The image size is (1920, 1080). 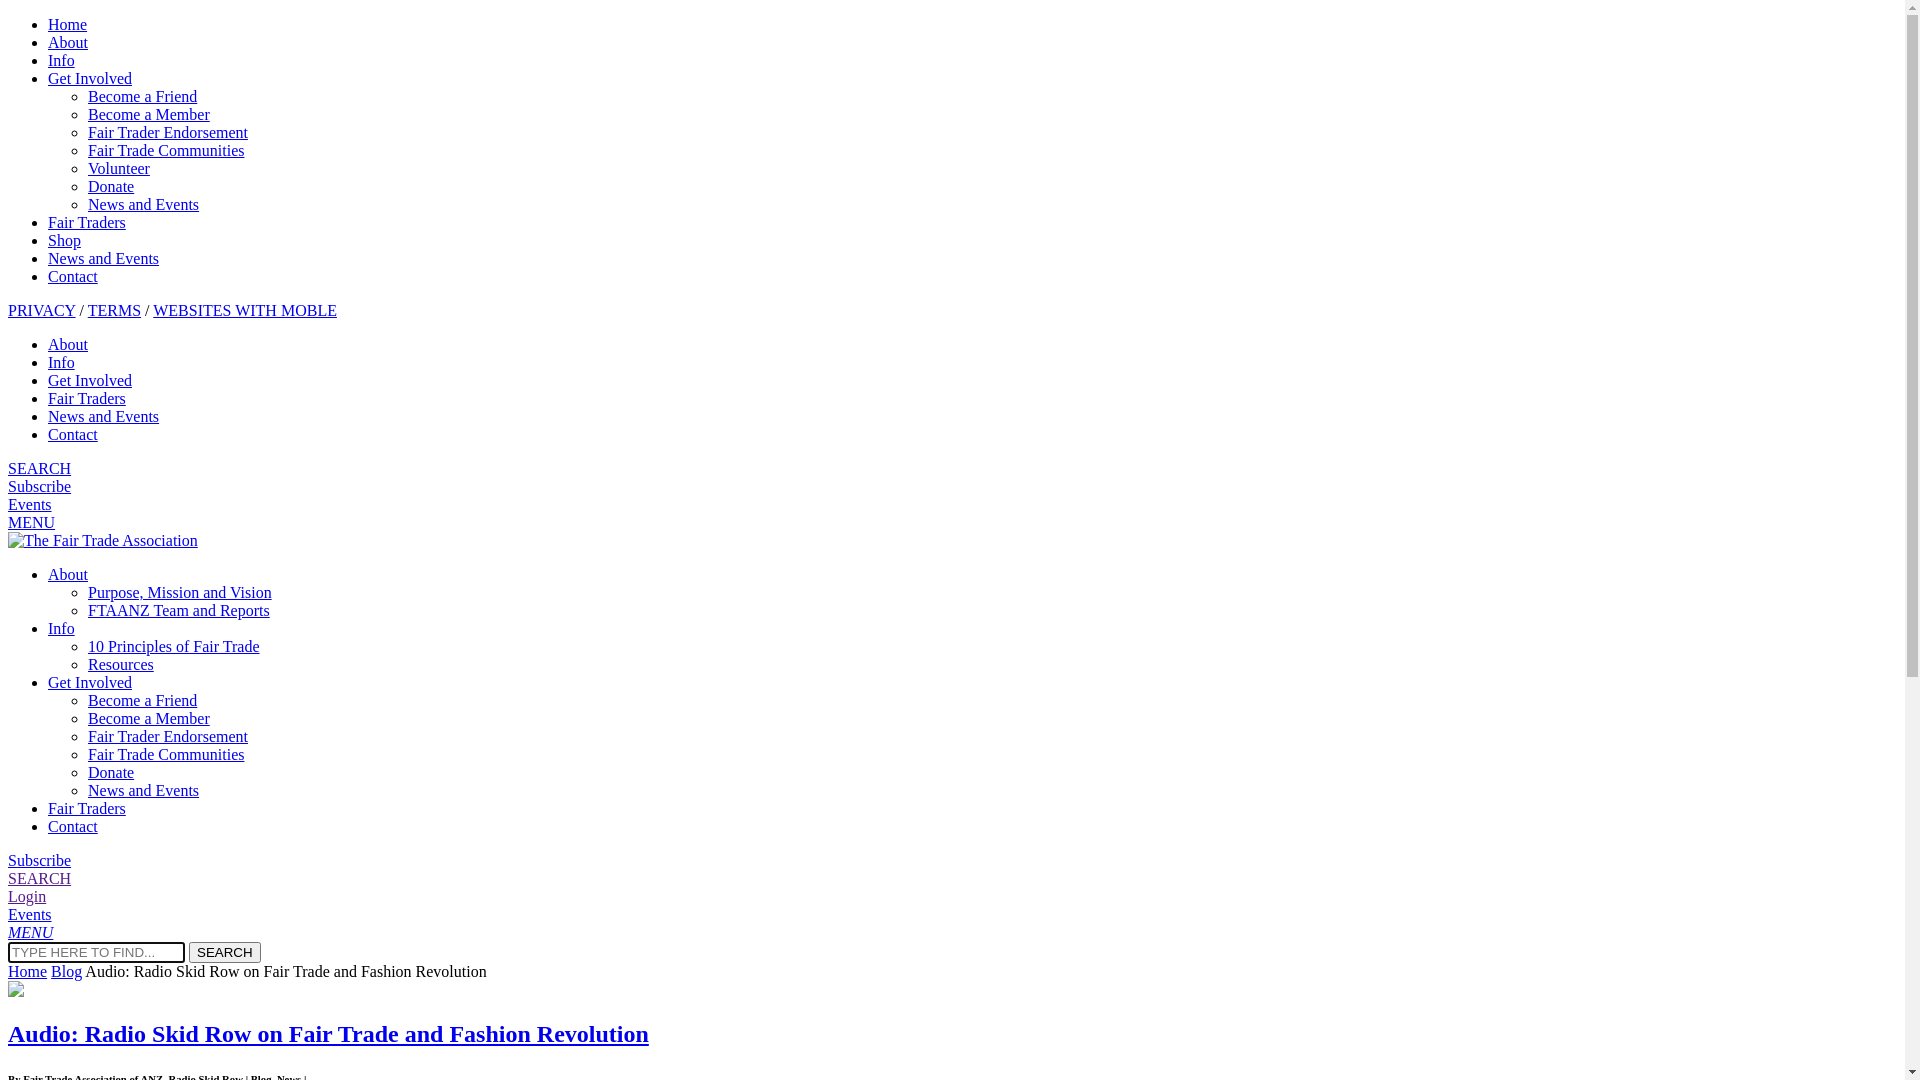 What do you see at coordinates (173, 646) in the screenshot?
I see `'10 Principles of Fair Trade'` at bounding box center [173, 646].